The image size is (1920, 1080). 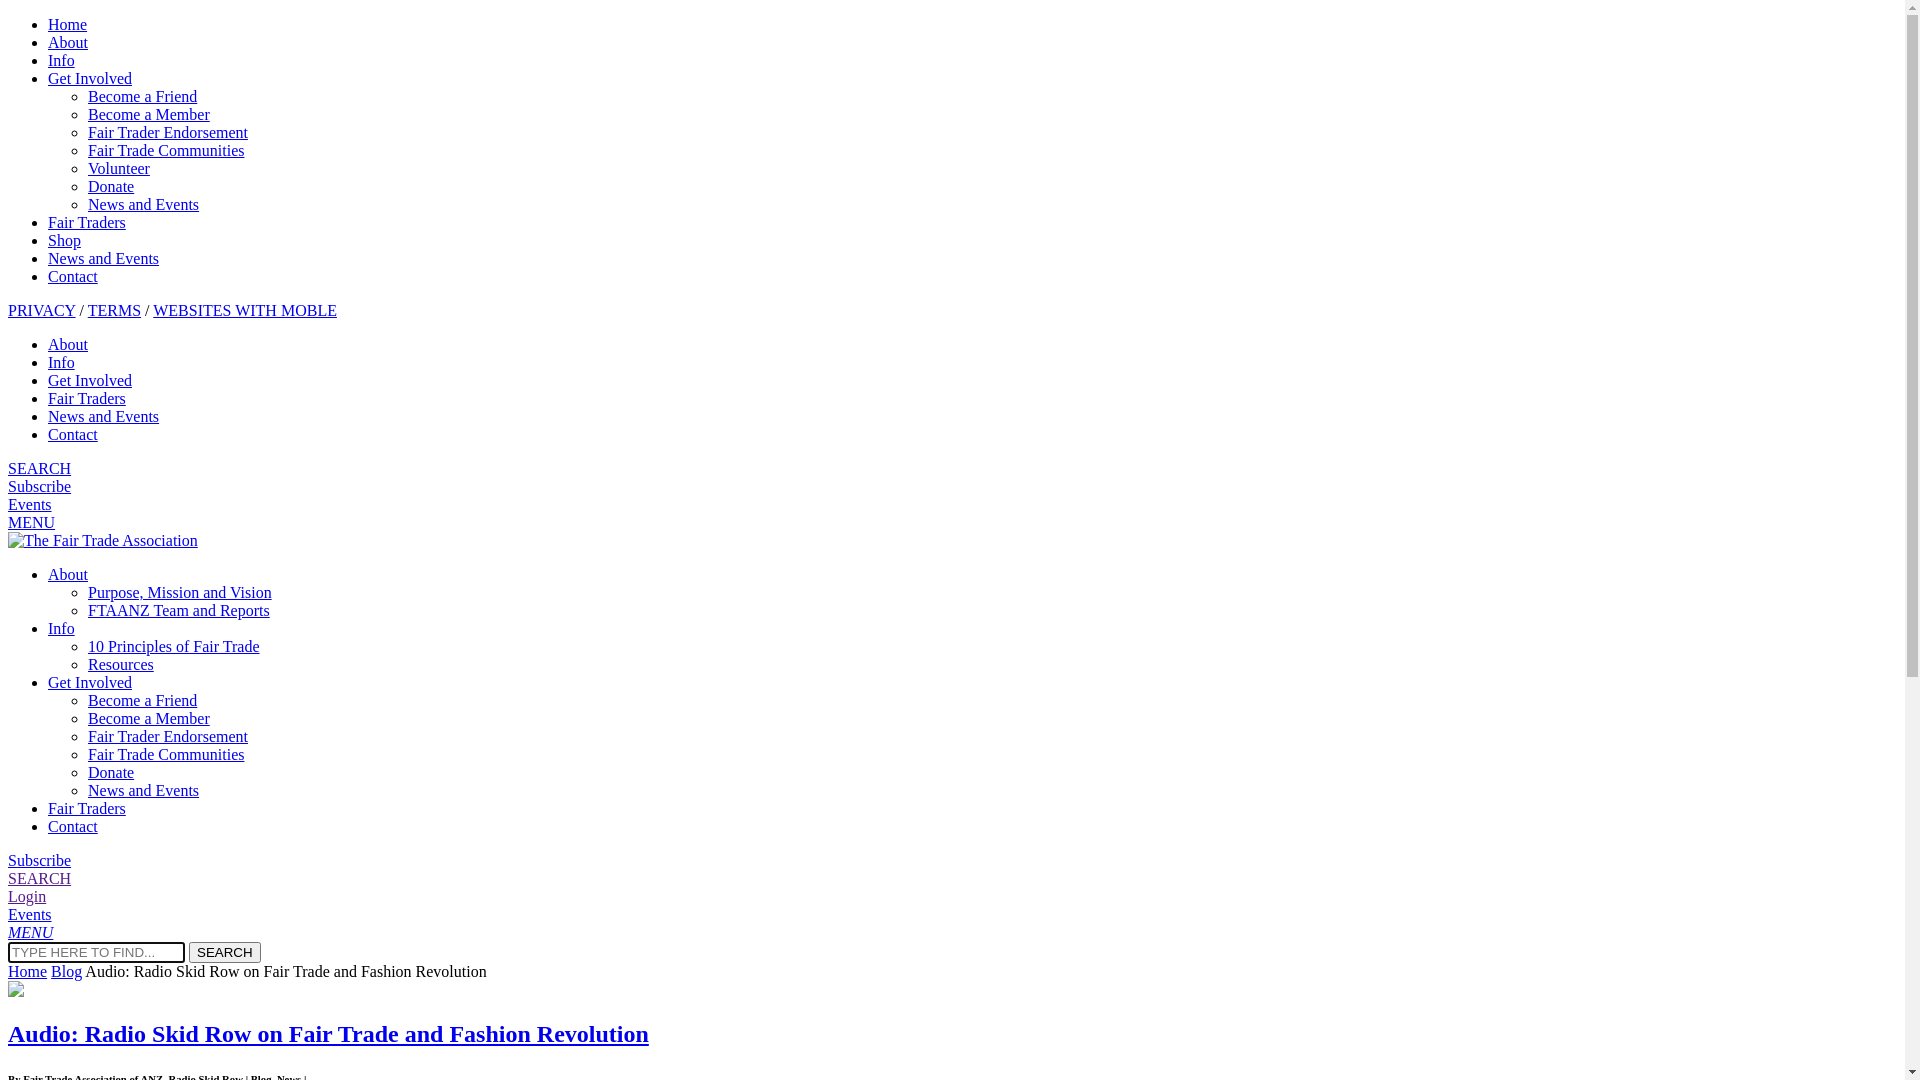 What do you see at coordinates (173, 646) in the screenshot?
I see `'10 Principles of Fair Trade'` at bounding box center [173, 646].